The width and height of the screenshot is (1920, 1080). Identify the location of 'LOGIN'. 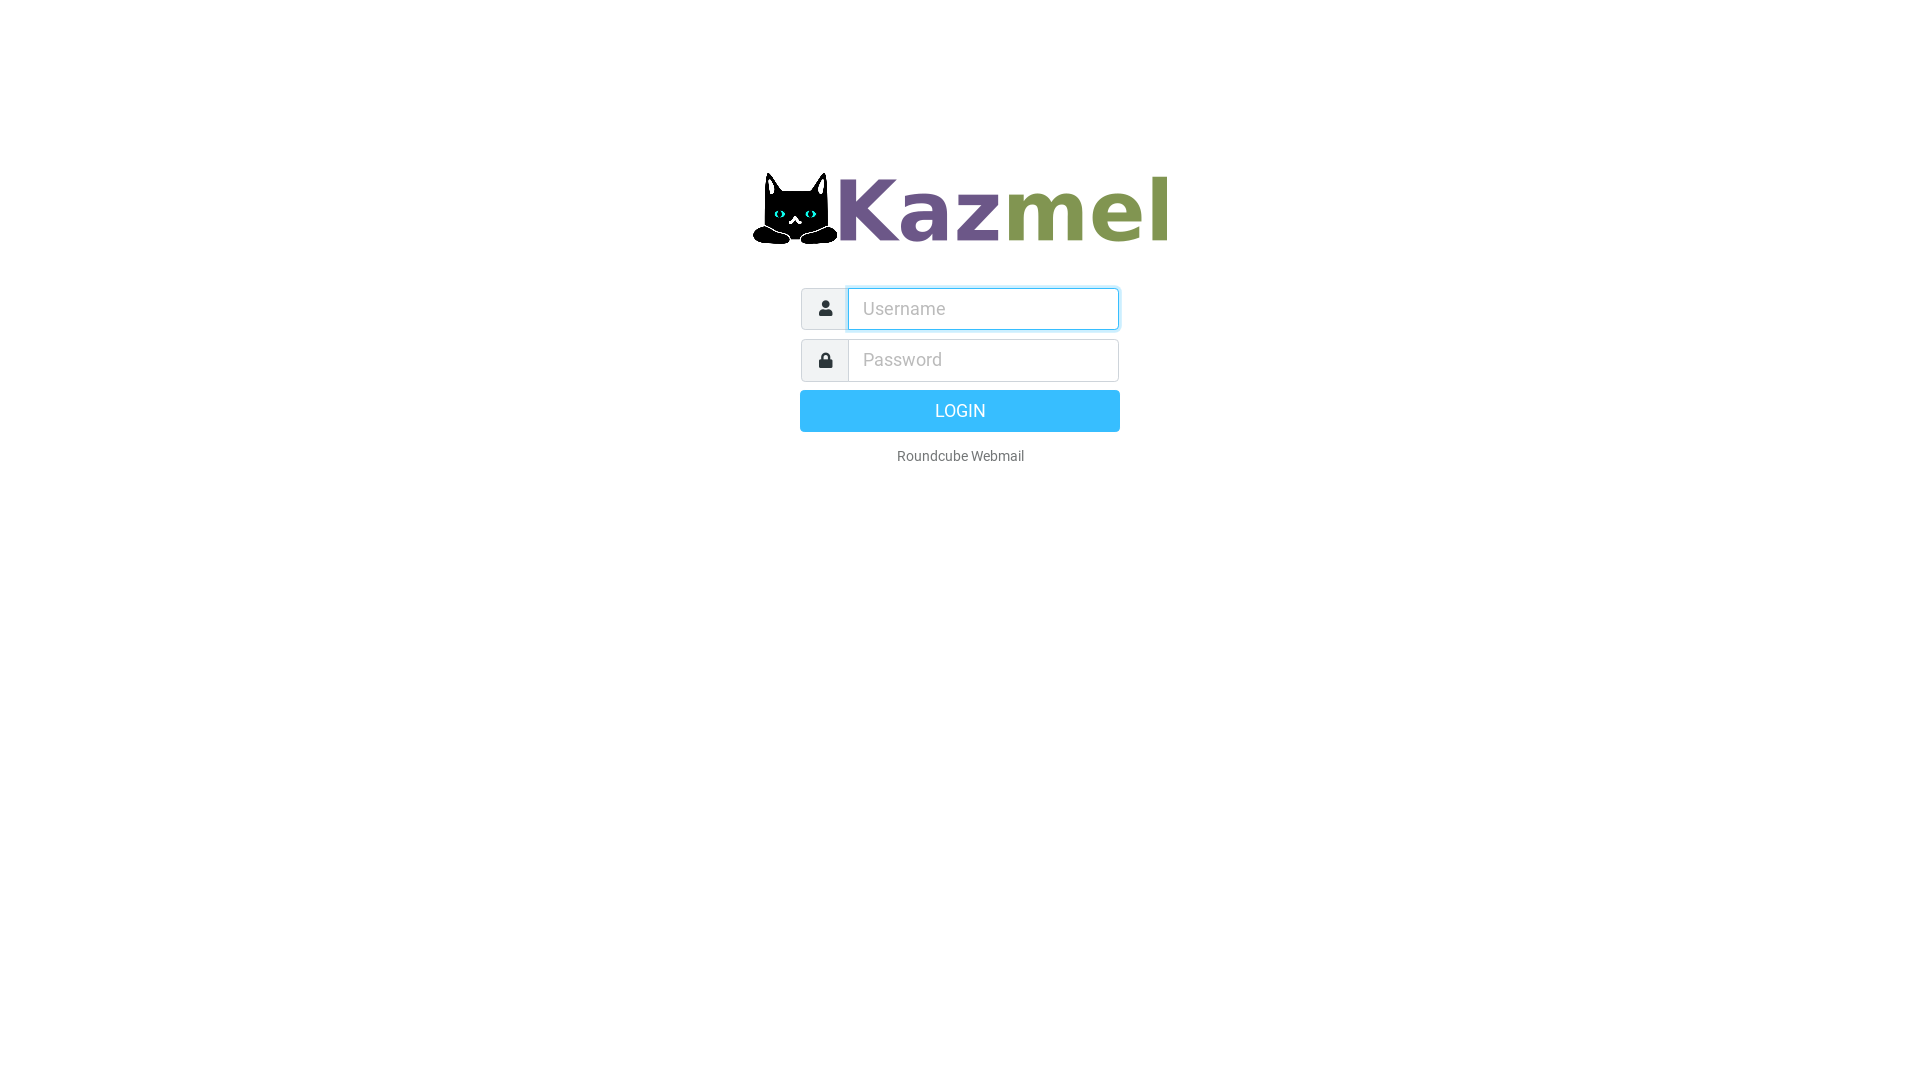
(960, 410).